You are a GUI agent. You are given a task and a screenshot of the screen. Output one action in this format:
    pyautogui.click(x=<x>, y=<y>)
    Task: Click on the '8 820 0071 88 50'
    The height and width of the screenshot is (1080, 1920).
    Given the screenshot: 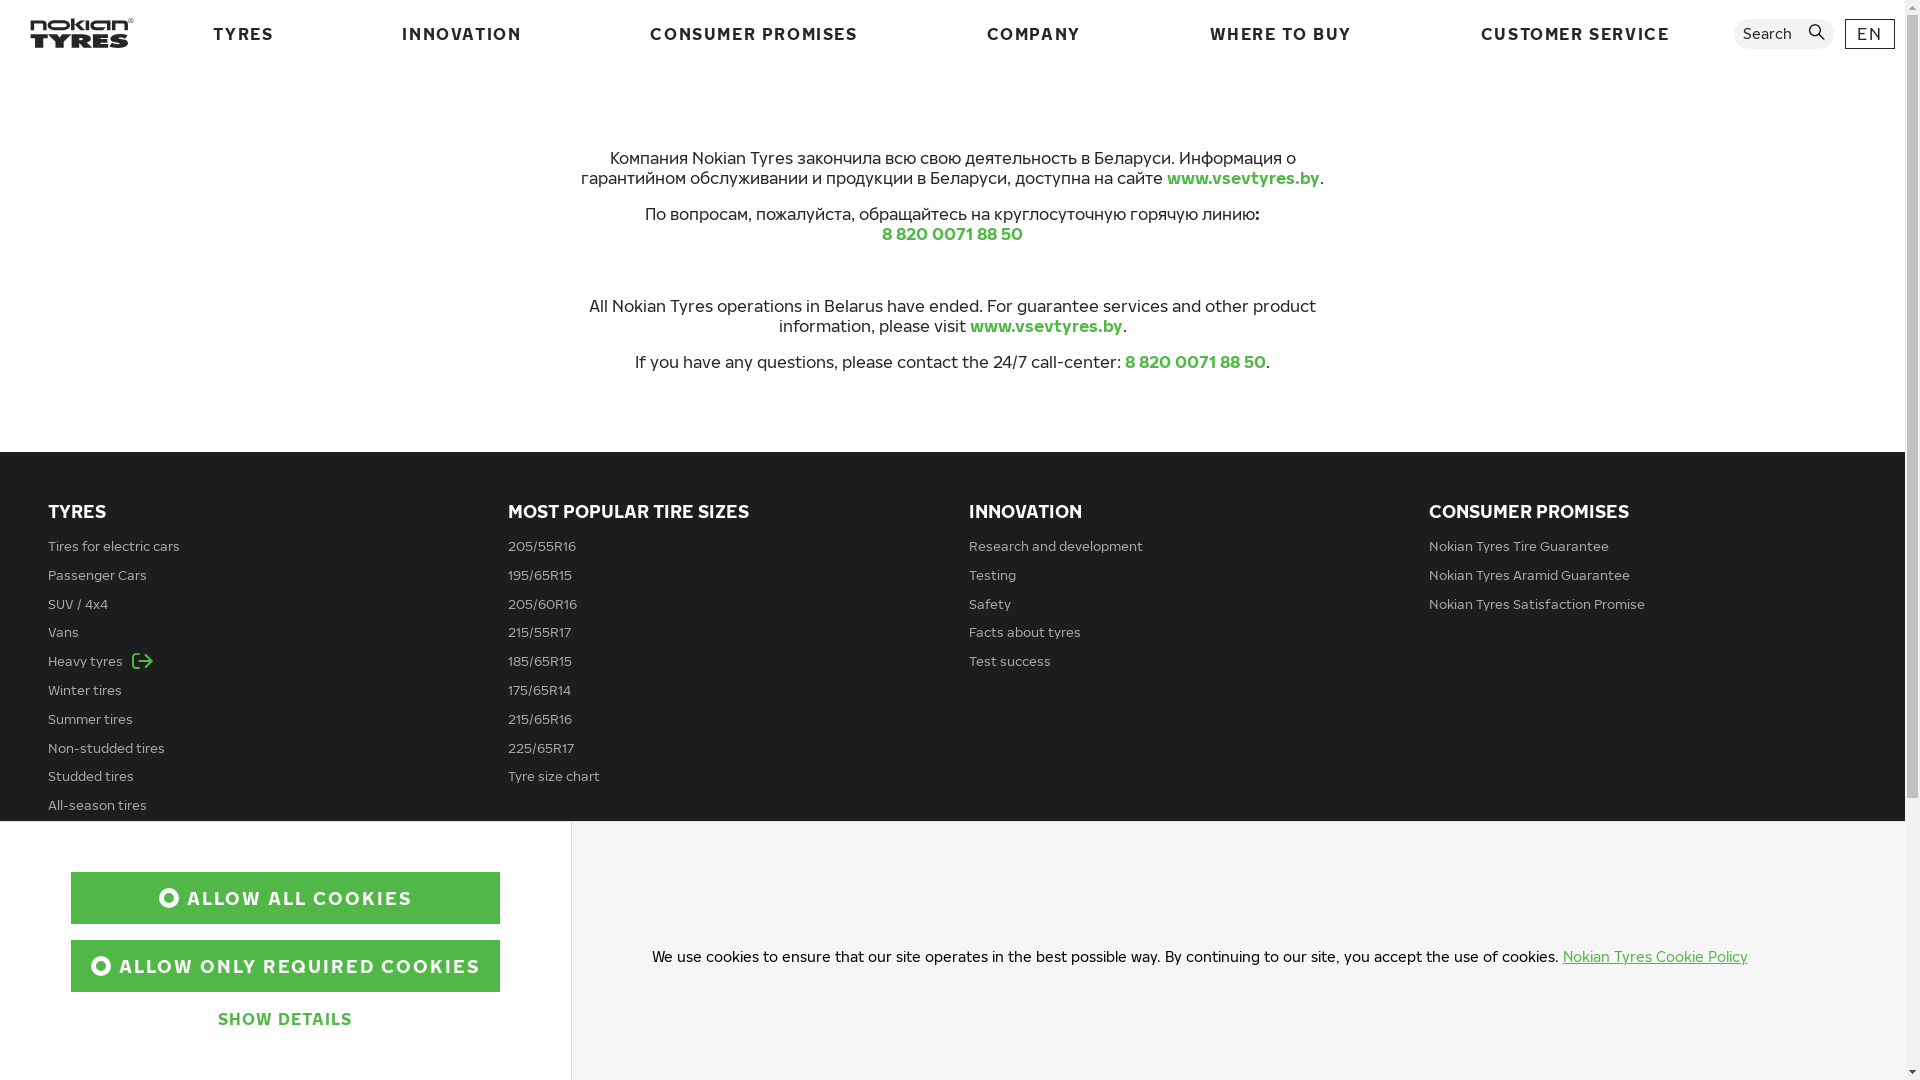 What is the action you would take?
    pyautogui.click(x=881, y=233)
    